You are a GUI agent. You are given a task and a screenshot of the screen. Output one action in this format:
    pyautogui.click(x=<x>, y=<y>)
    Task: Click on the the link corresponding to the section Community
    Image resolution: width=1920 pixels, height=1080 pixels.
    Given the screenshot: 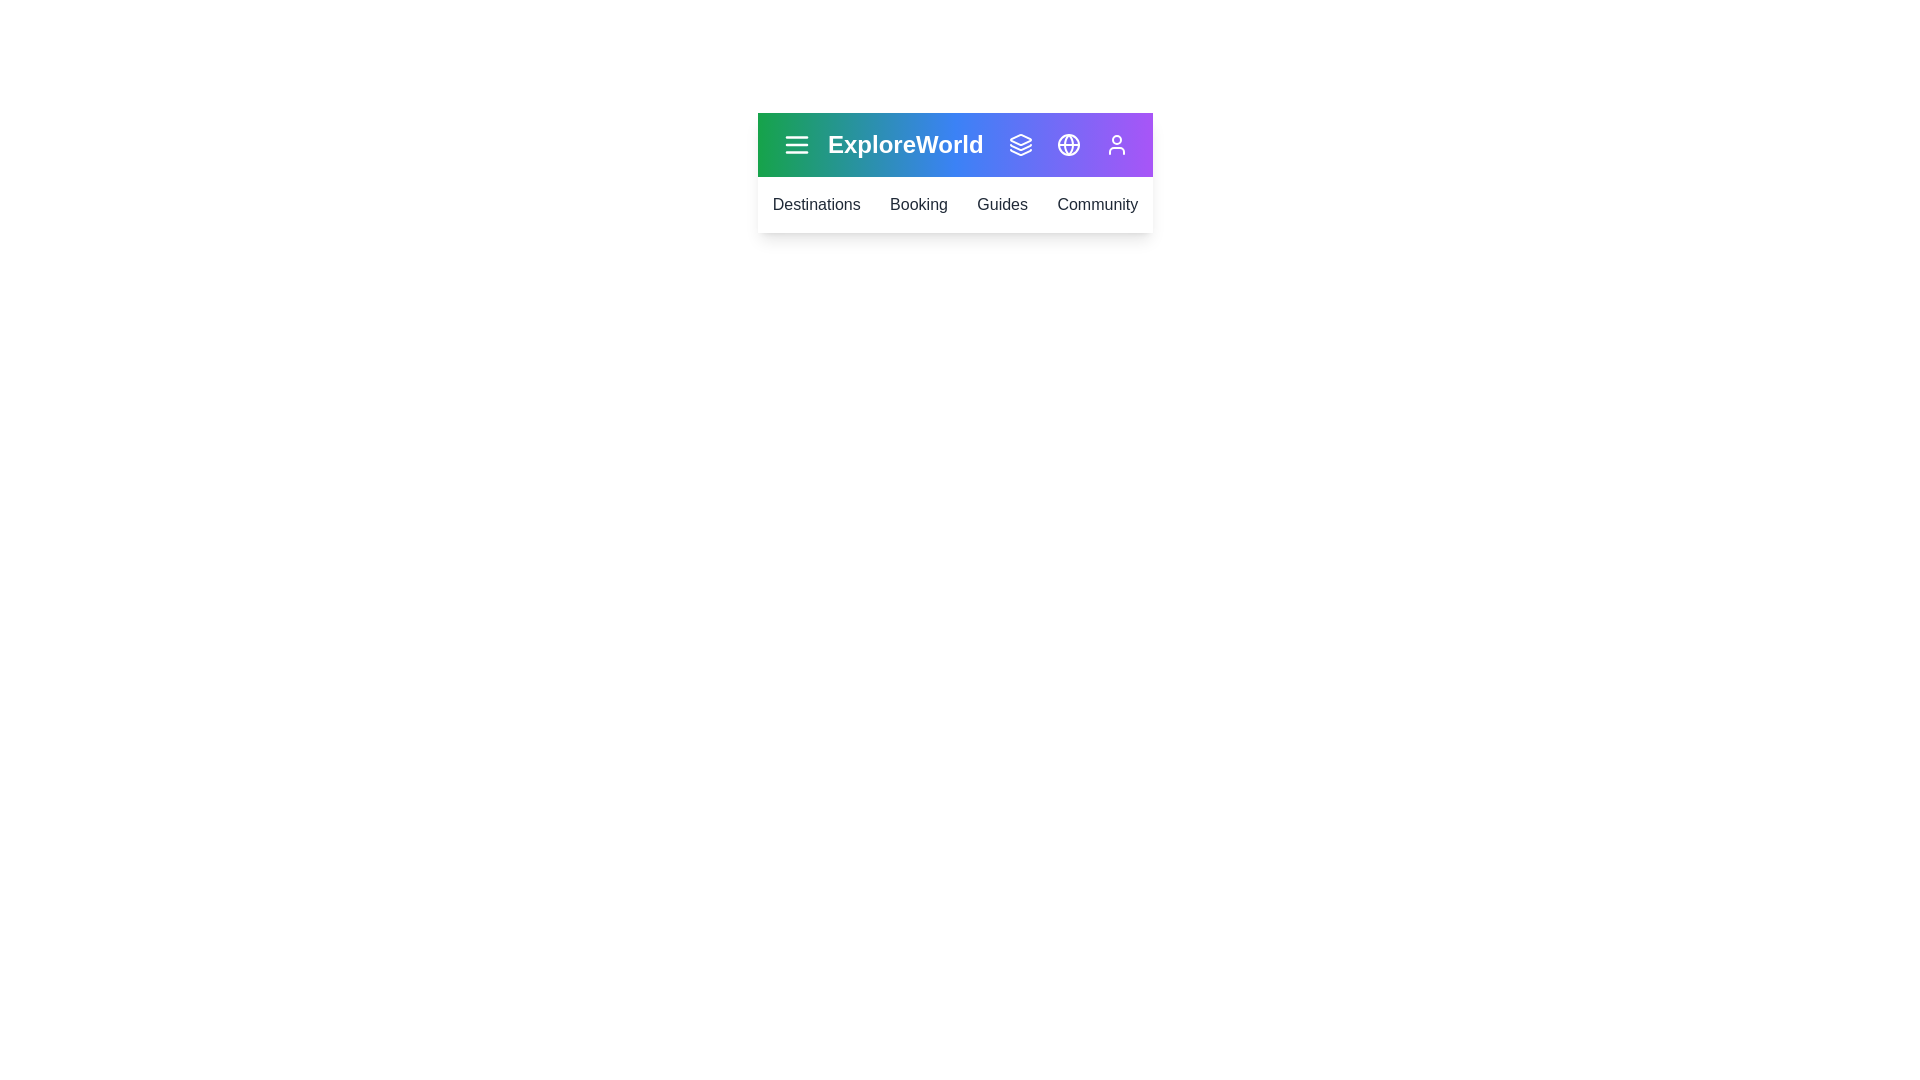 What is the action you would take?
    pyautogui.click(x=1096, y=204)
    